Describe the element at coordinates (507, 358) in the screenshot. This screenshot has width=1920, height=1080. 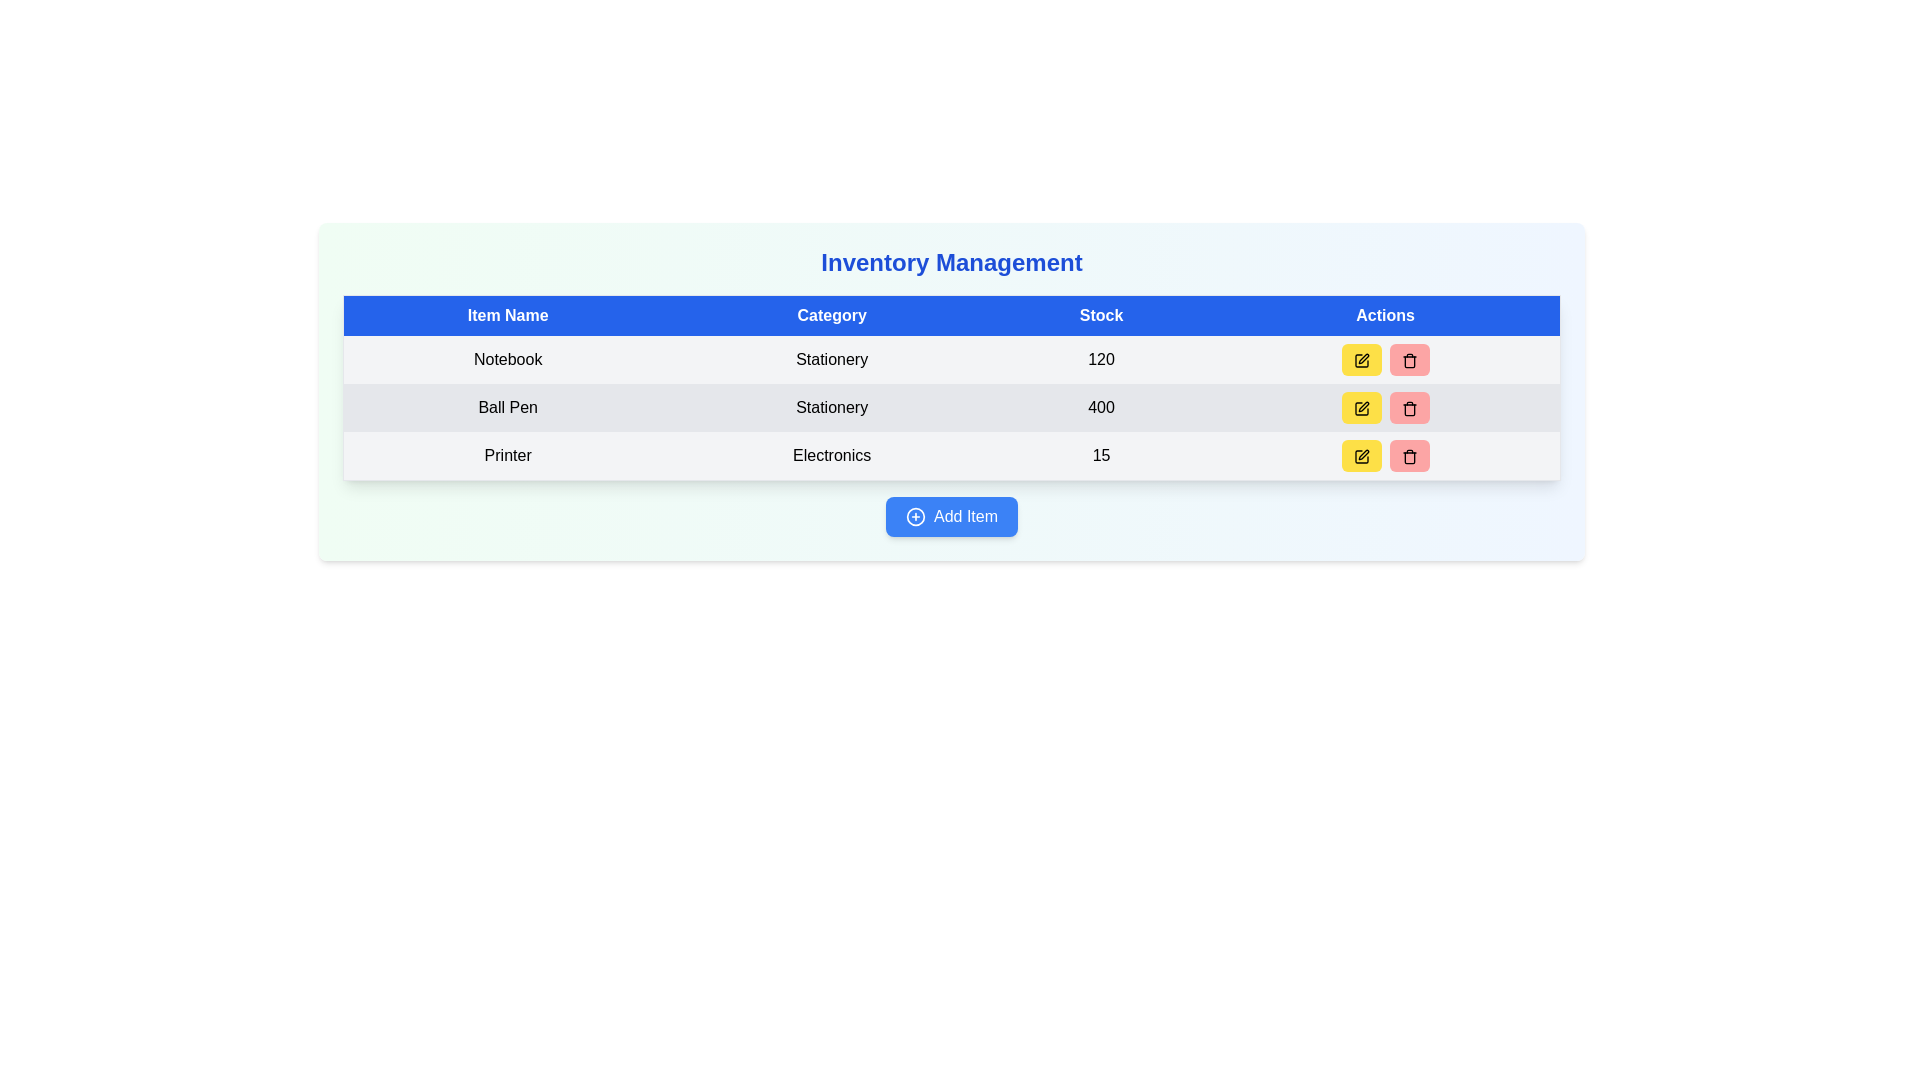
I see `the static text label displaying 'Notebook' which is located in the first row of a data table under the 'Item Name' column` at that location.